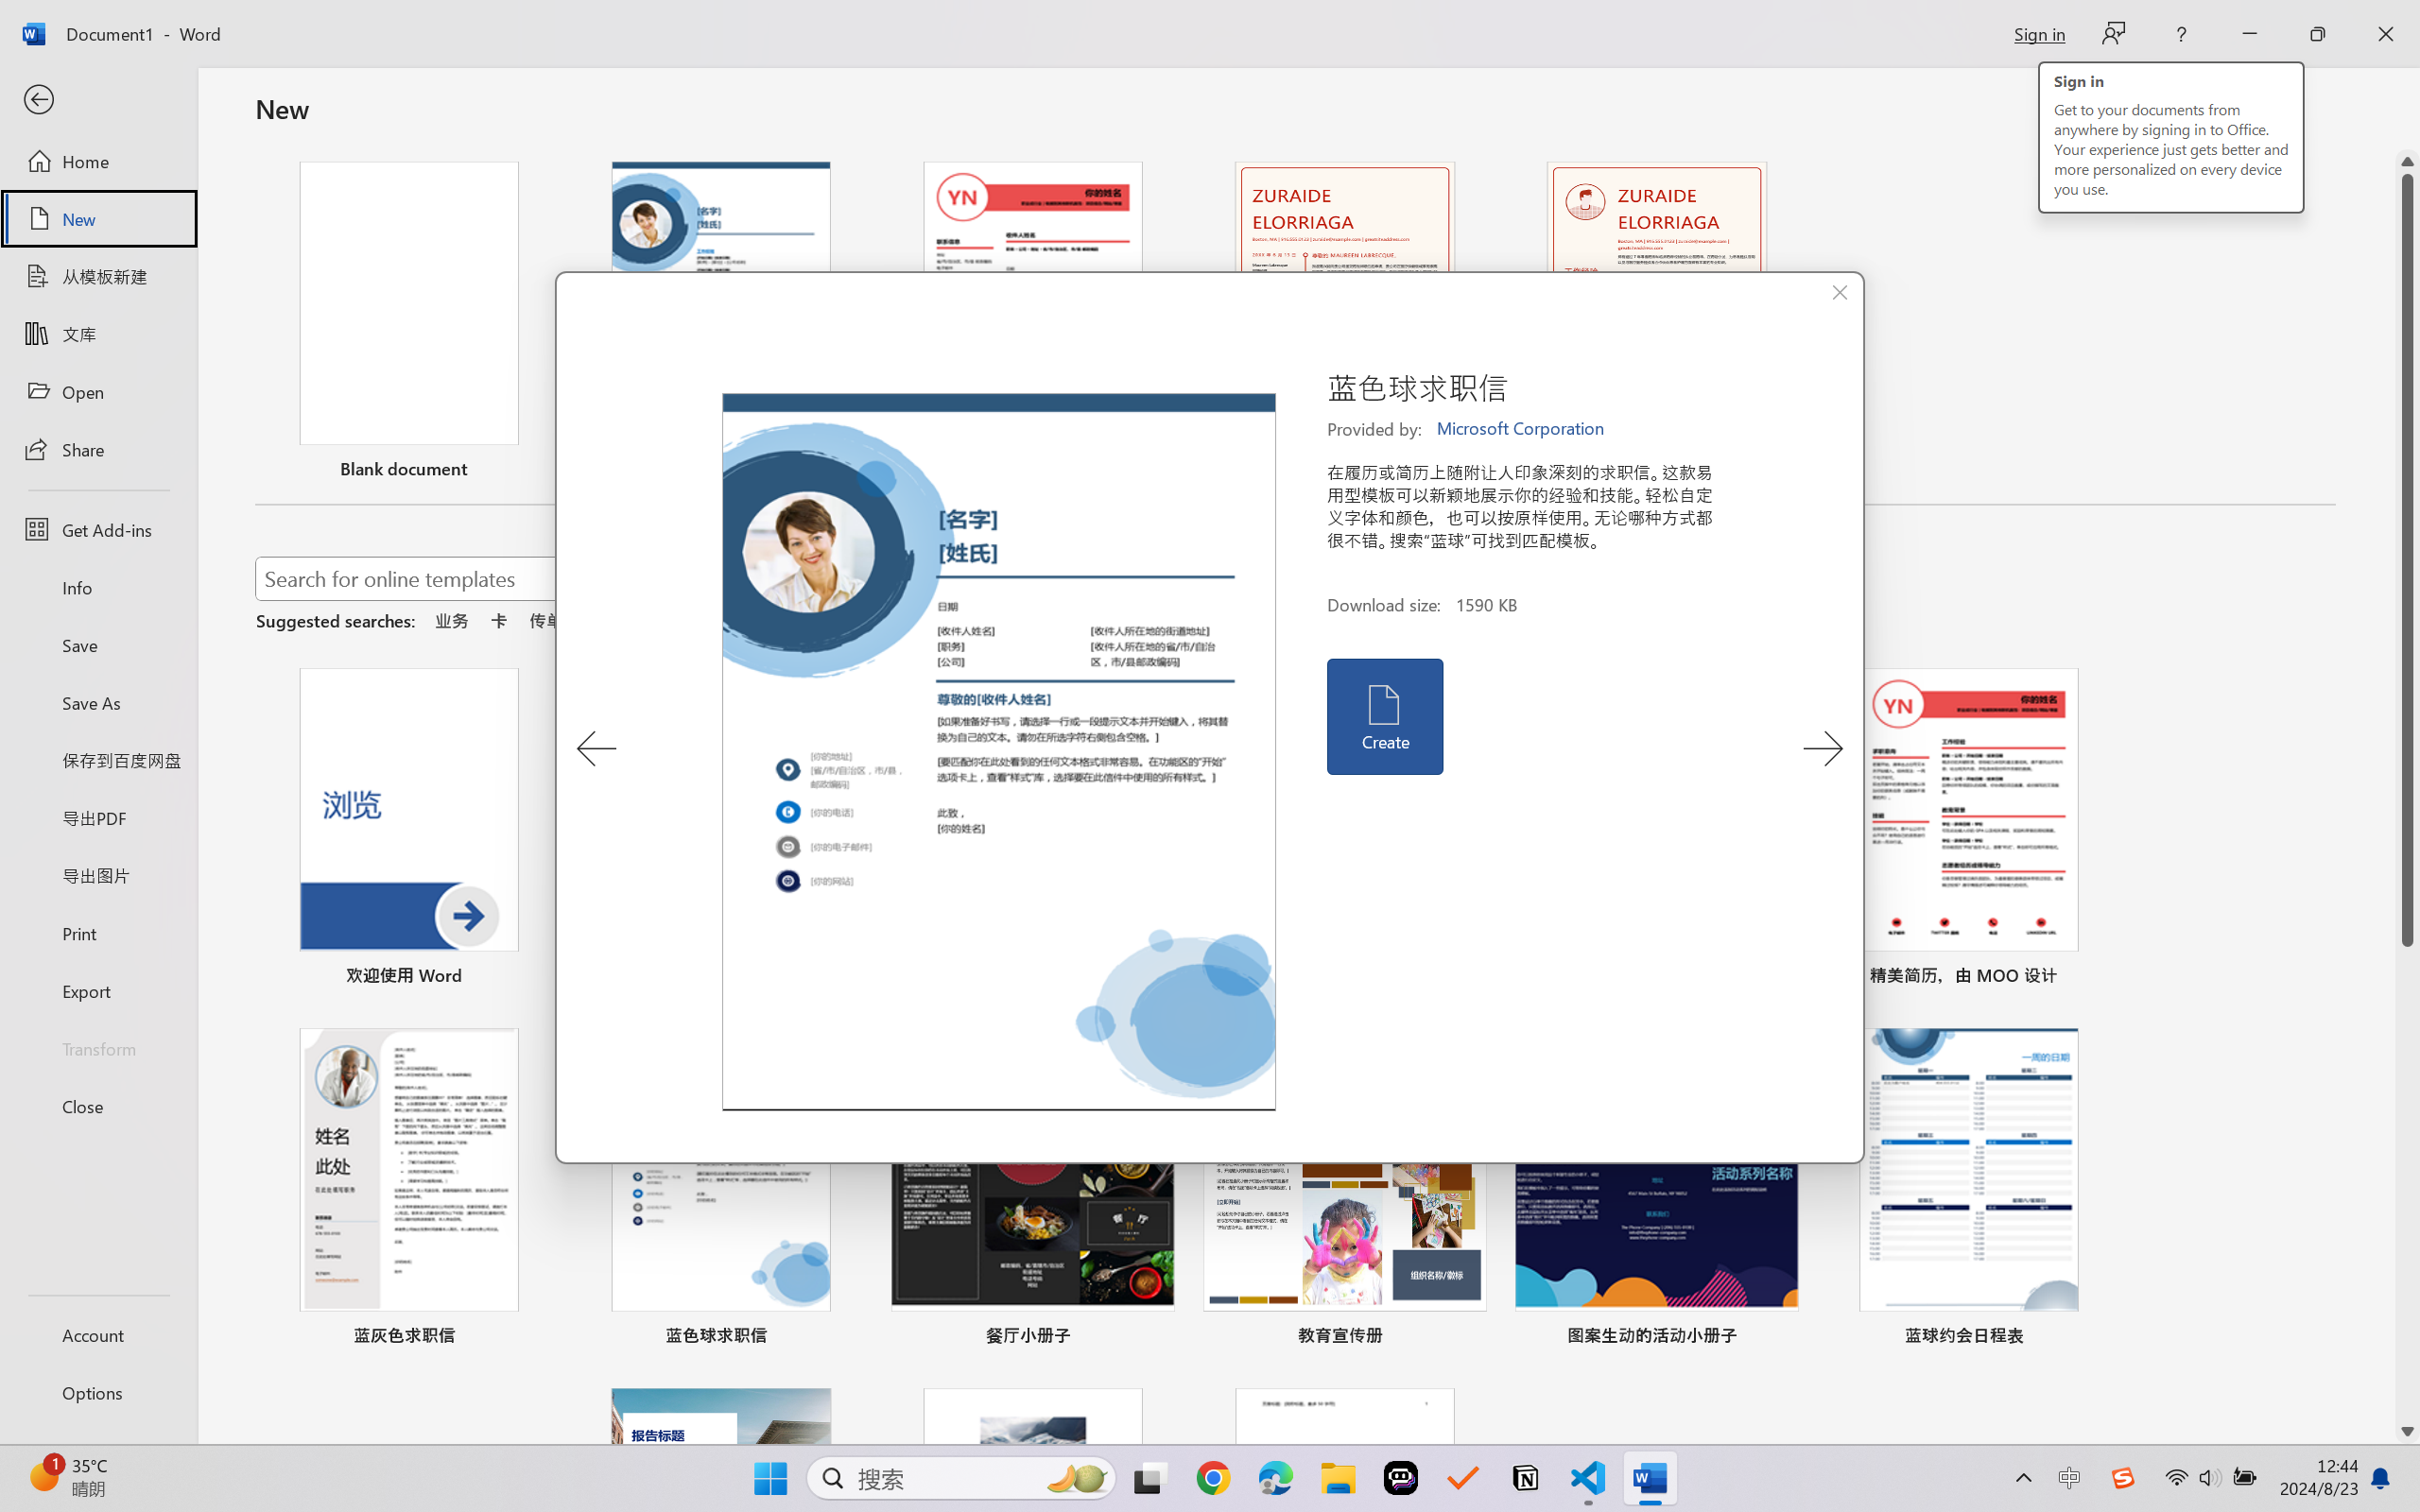 This screenshot has width=2420, height=1512. I want to click on 'Previous Template', so click(596, 748).